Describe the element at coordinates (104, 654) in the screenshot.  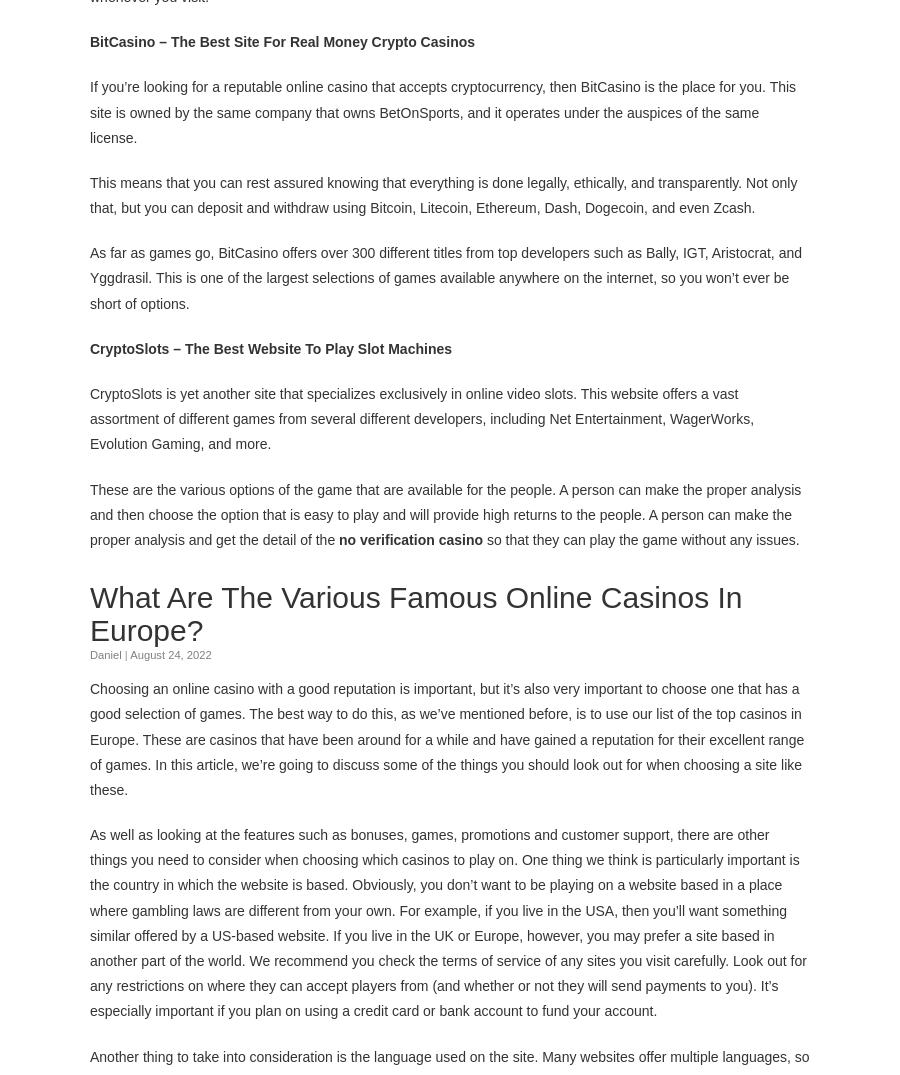
I see `'Daniel'` at that location.